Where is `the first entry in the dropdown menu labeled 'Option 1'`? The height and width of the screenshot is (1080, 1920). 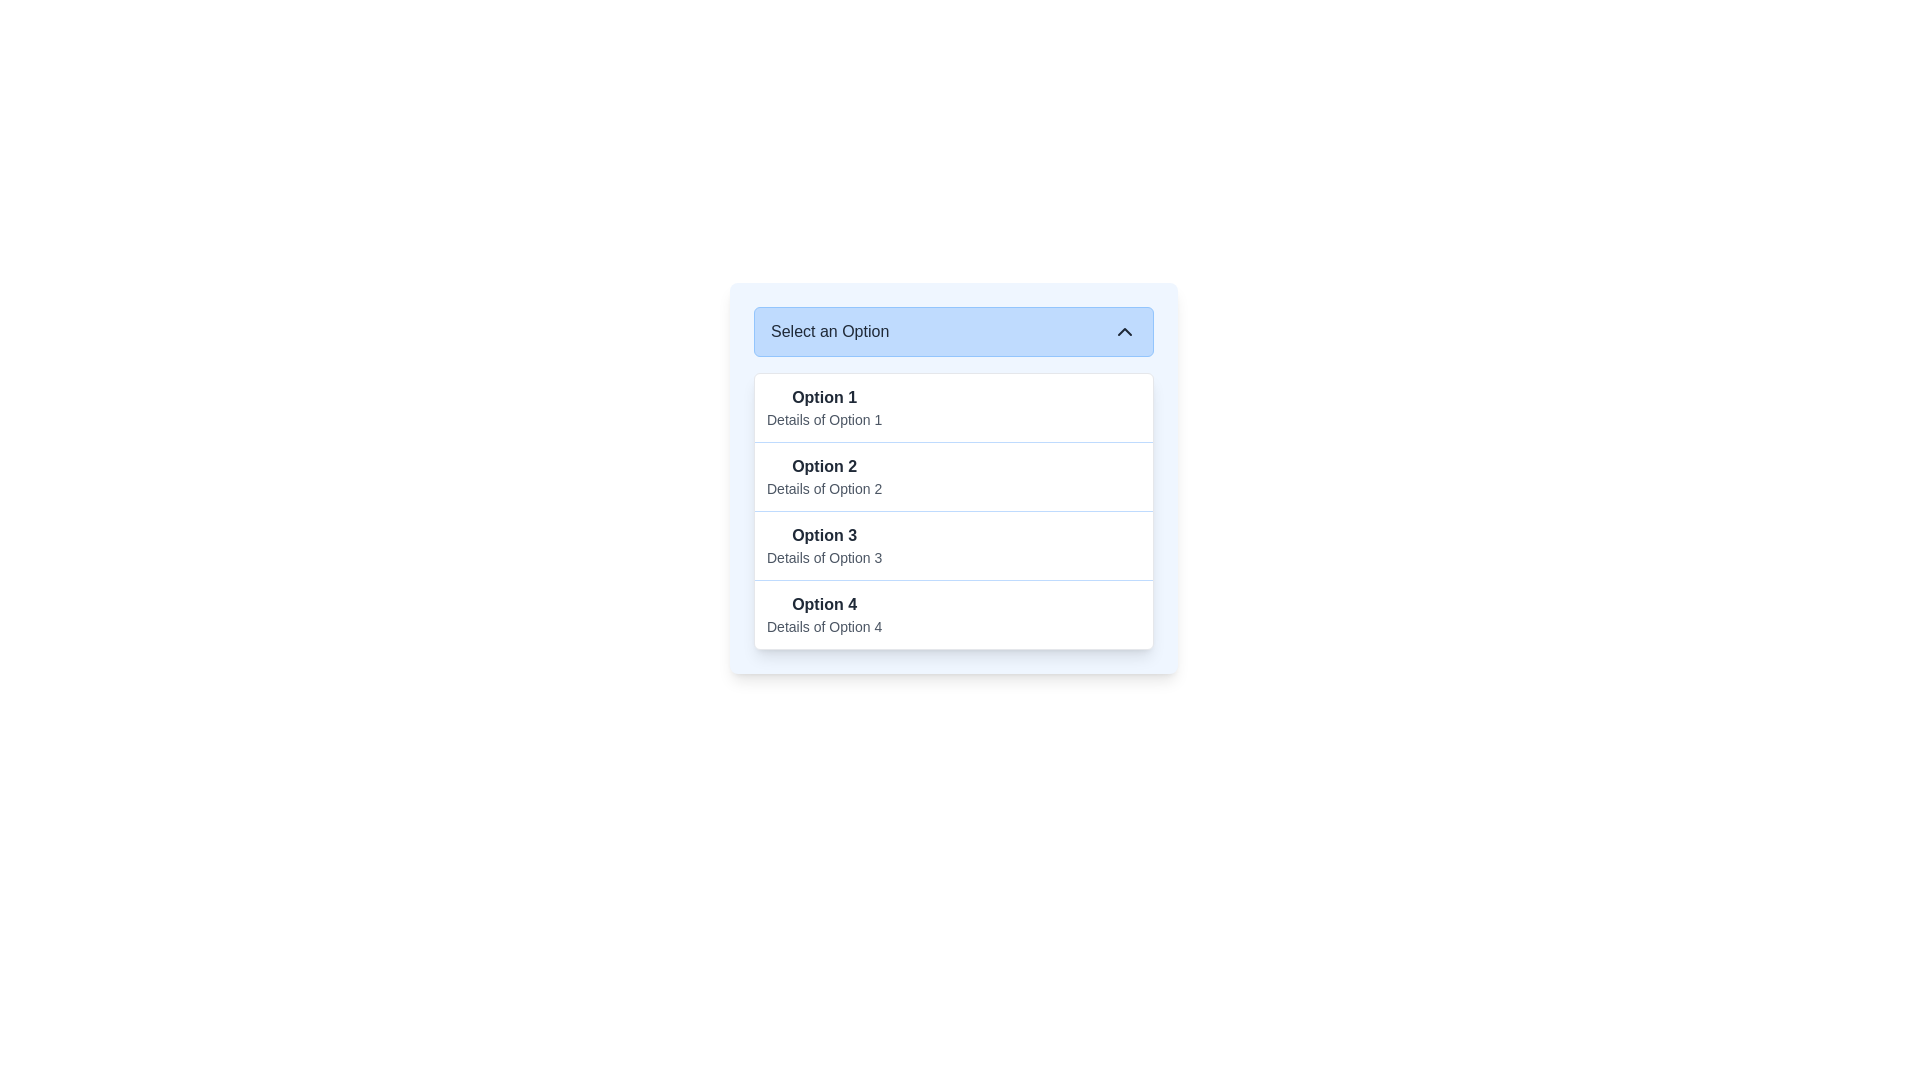
the first entry in the dropdown menu labeled 'Option 1' is located at coordinates (824, 407).